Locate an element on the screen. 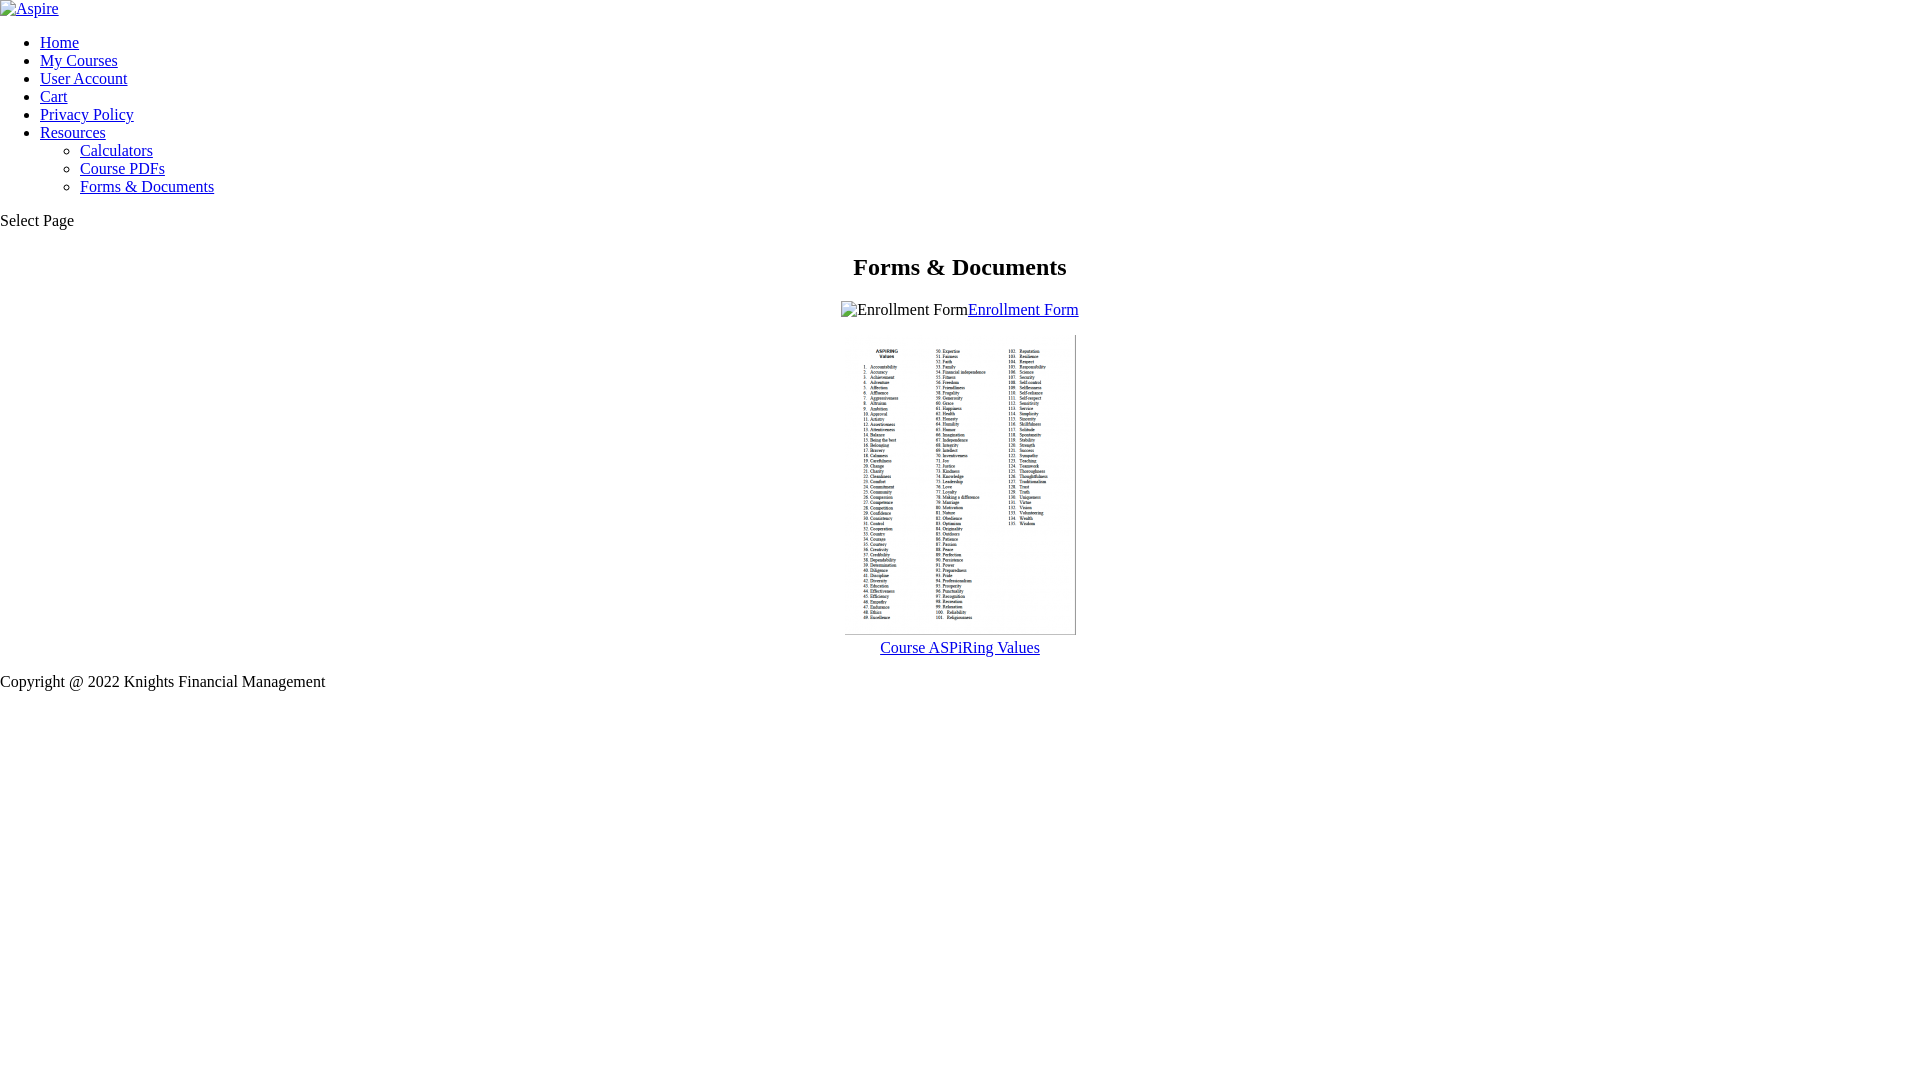 Image resolution: width=1920 pixels, height=1080 pixels. 'Forms & Documents' is located at coordinates (146, 186).